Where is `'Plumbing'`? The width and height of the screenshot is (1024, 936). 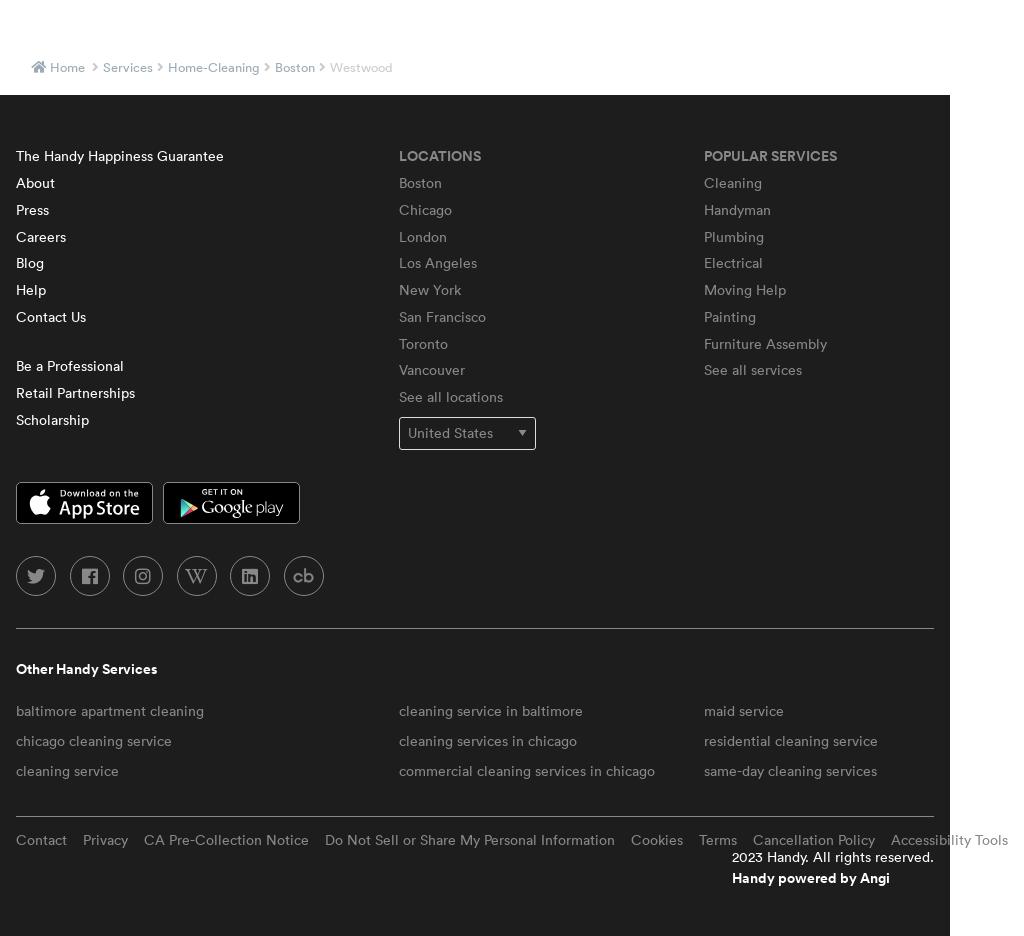 'Plumbing' is located at coordinates (733, 234).